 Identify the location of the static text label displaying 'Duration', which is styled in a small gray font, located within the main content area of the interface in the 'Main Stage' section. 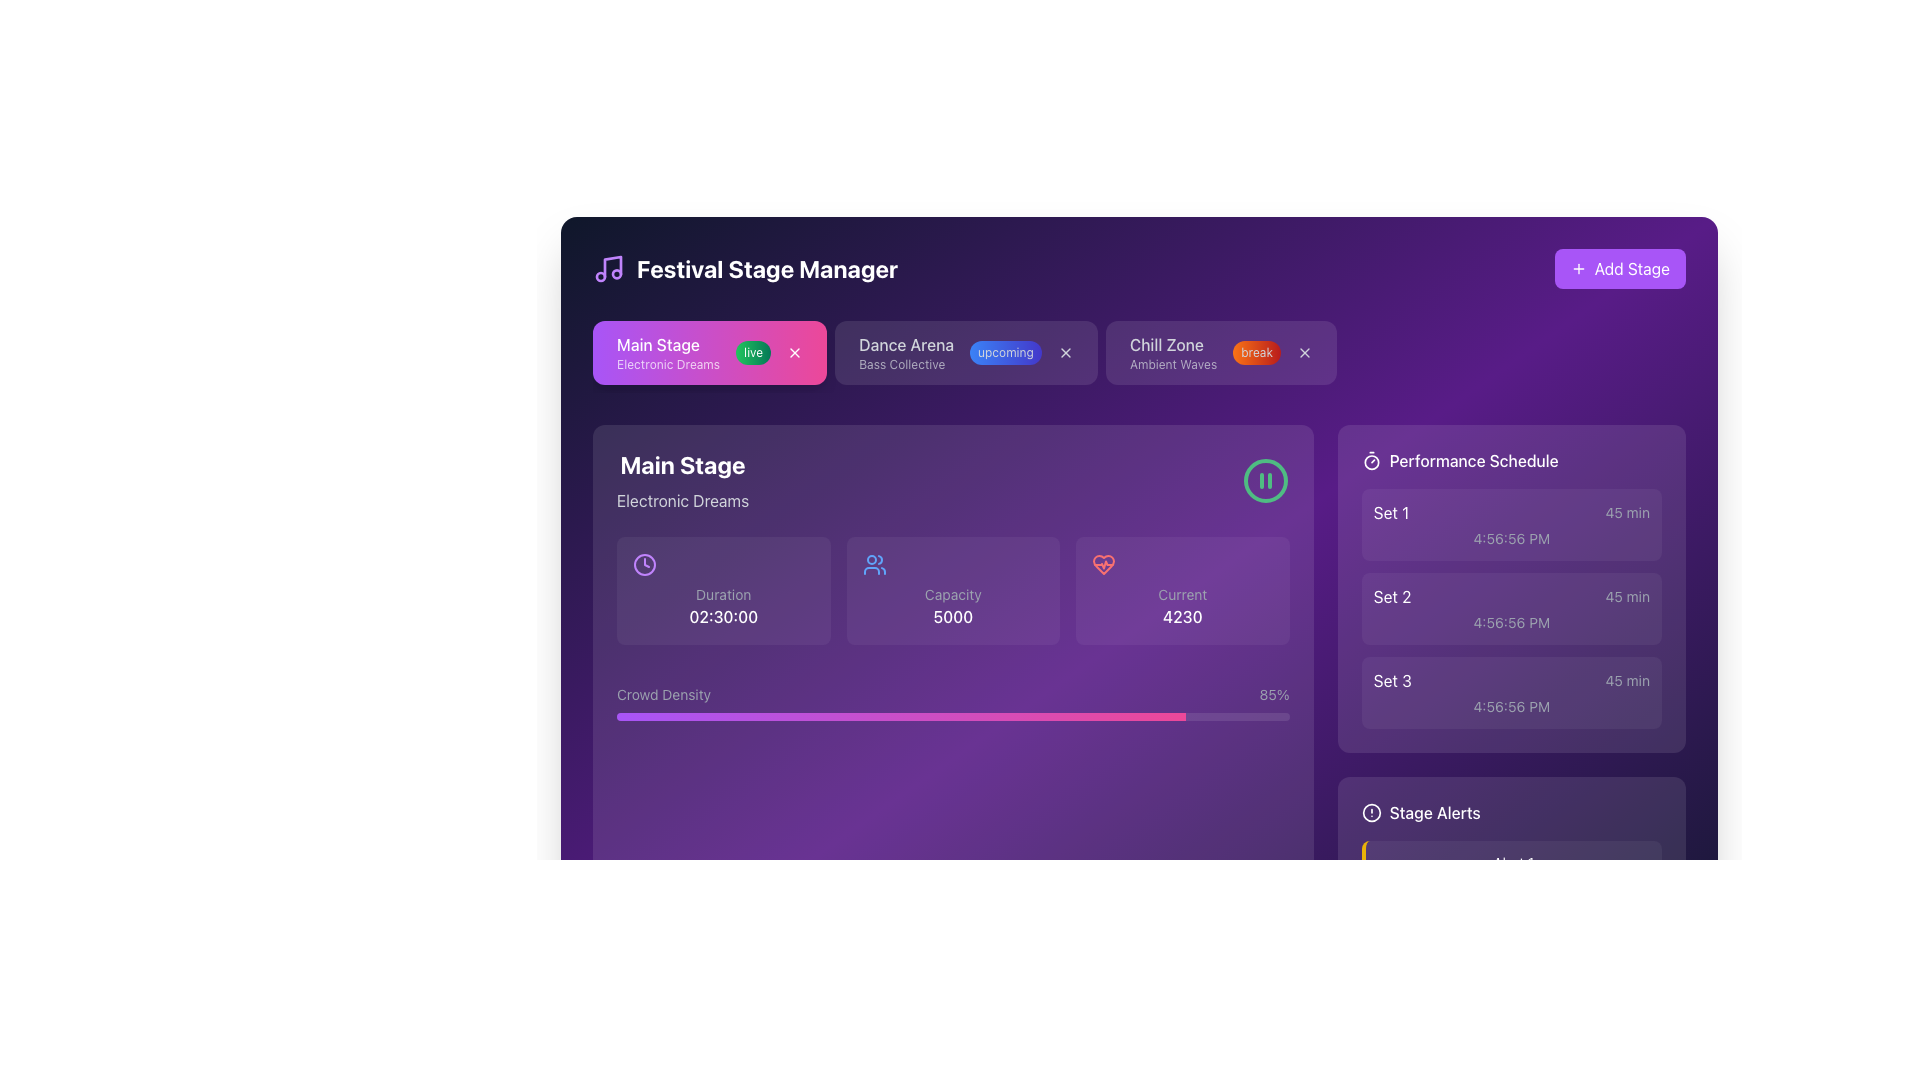
(722, 593).